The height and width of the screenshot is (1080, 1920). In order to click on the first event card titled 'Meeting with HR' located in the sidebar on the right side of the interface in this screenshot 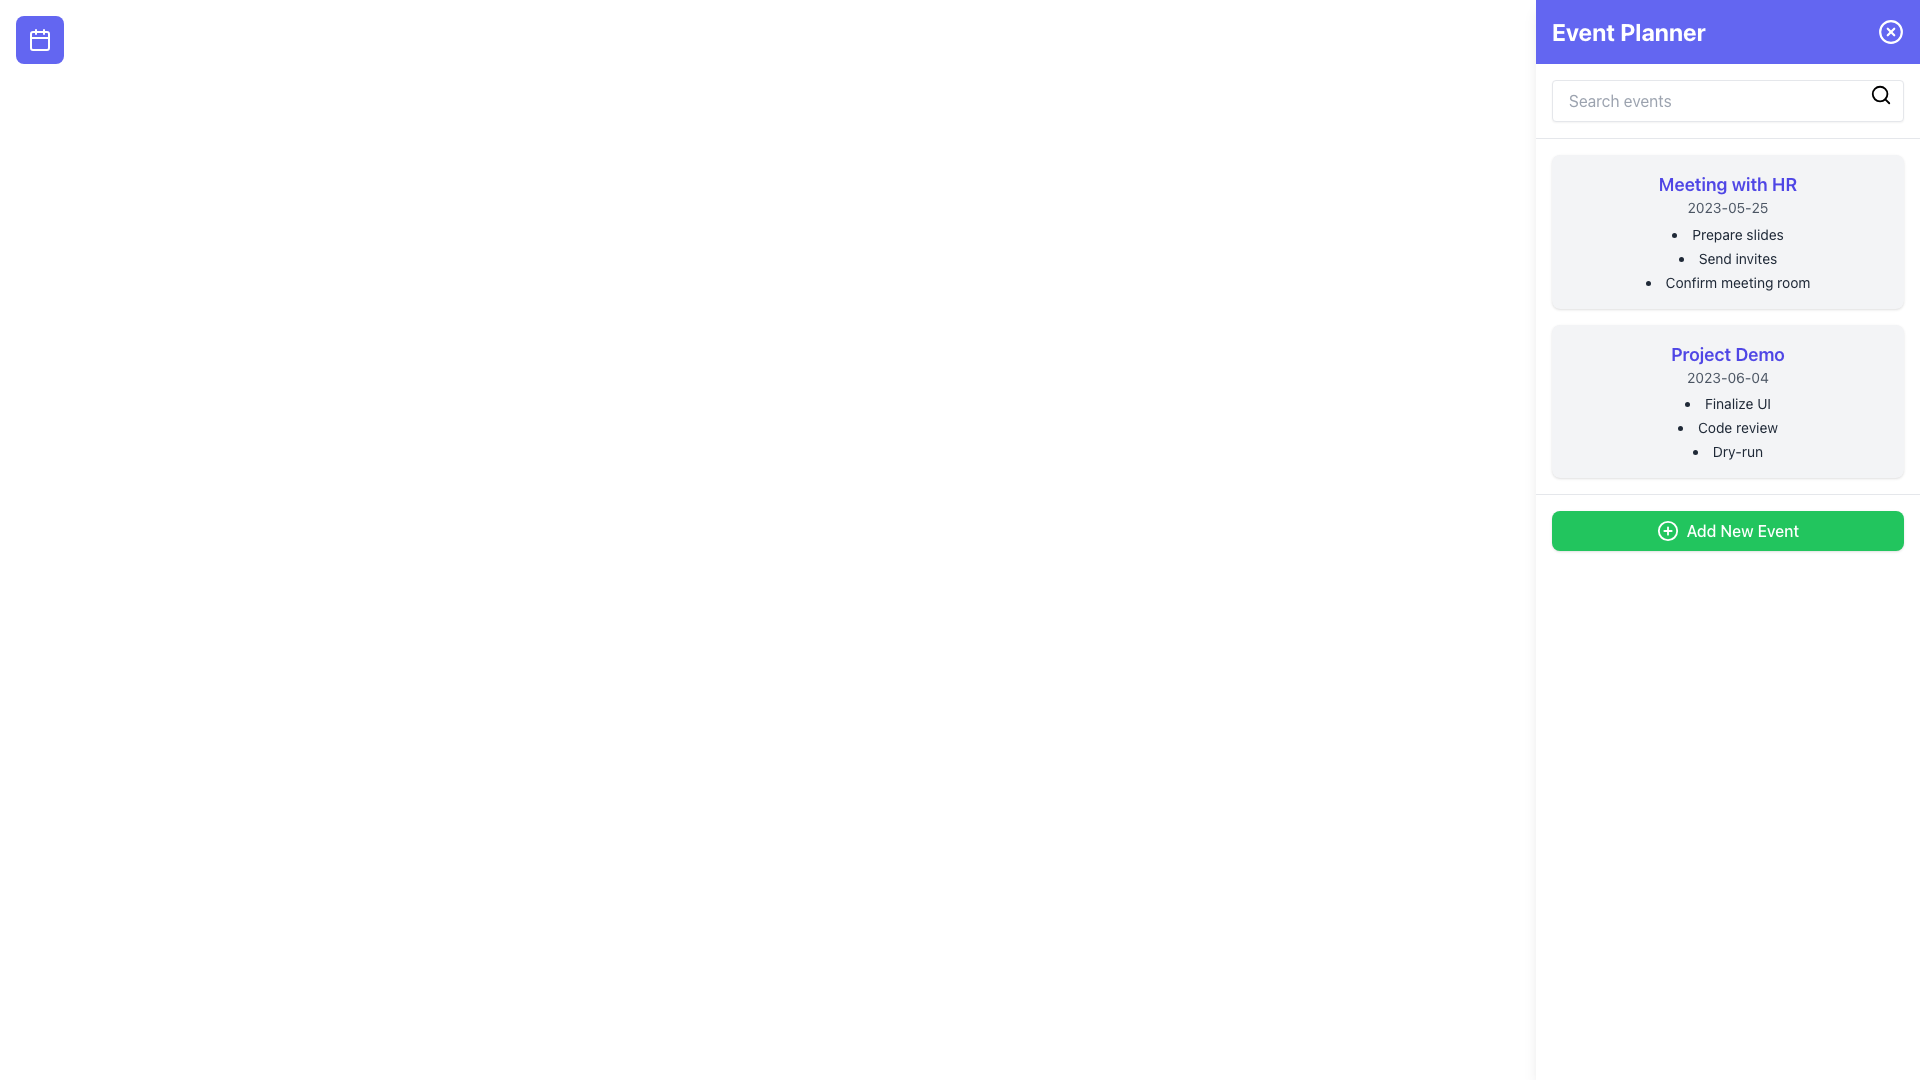, I will do `click(1727, 230)`.